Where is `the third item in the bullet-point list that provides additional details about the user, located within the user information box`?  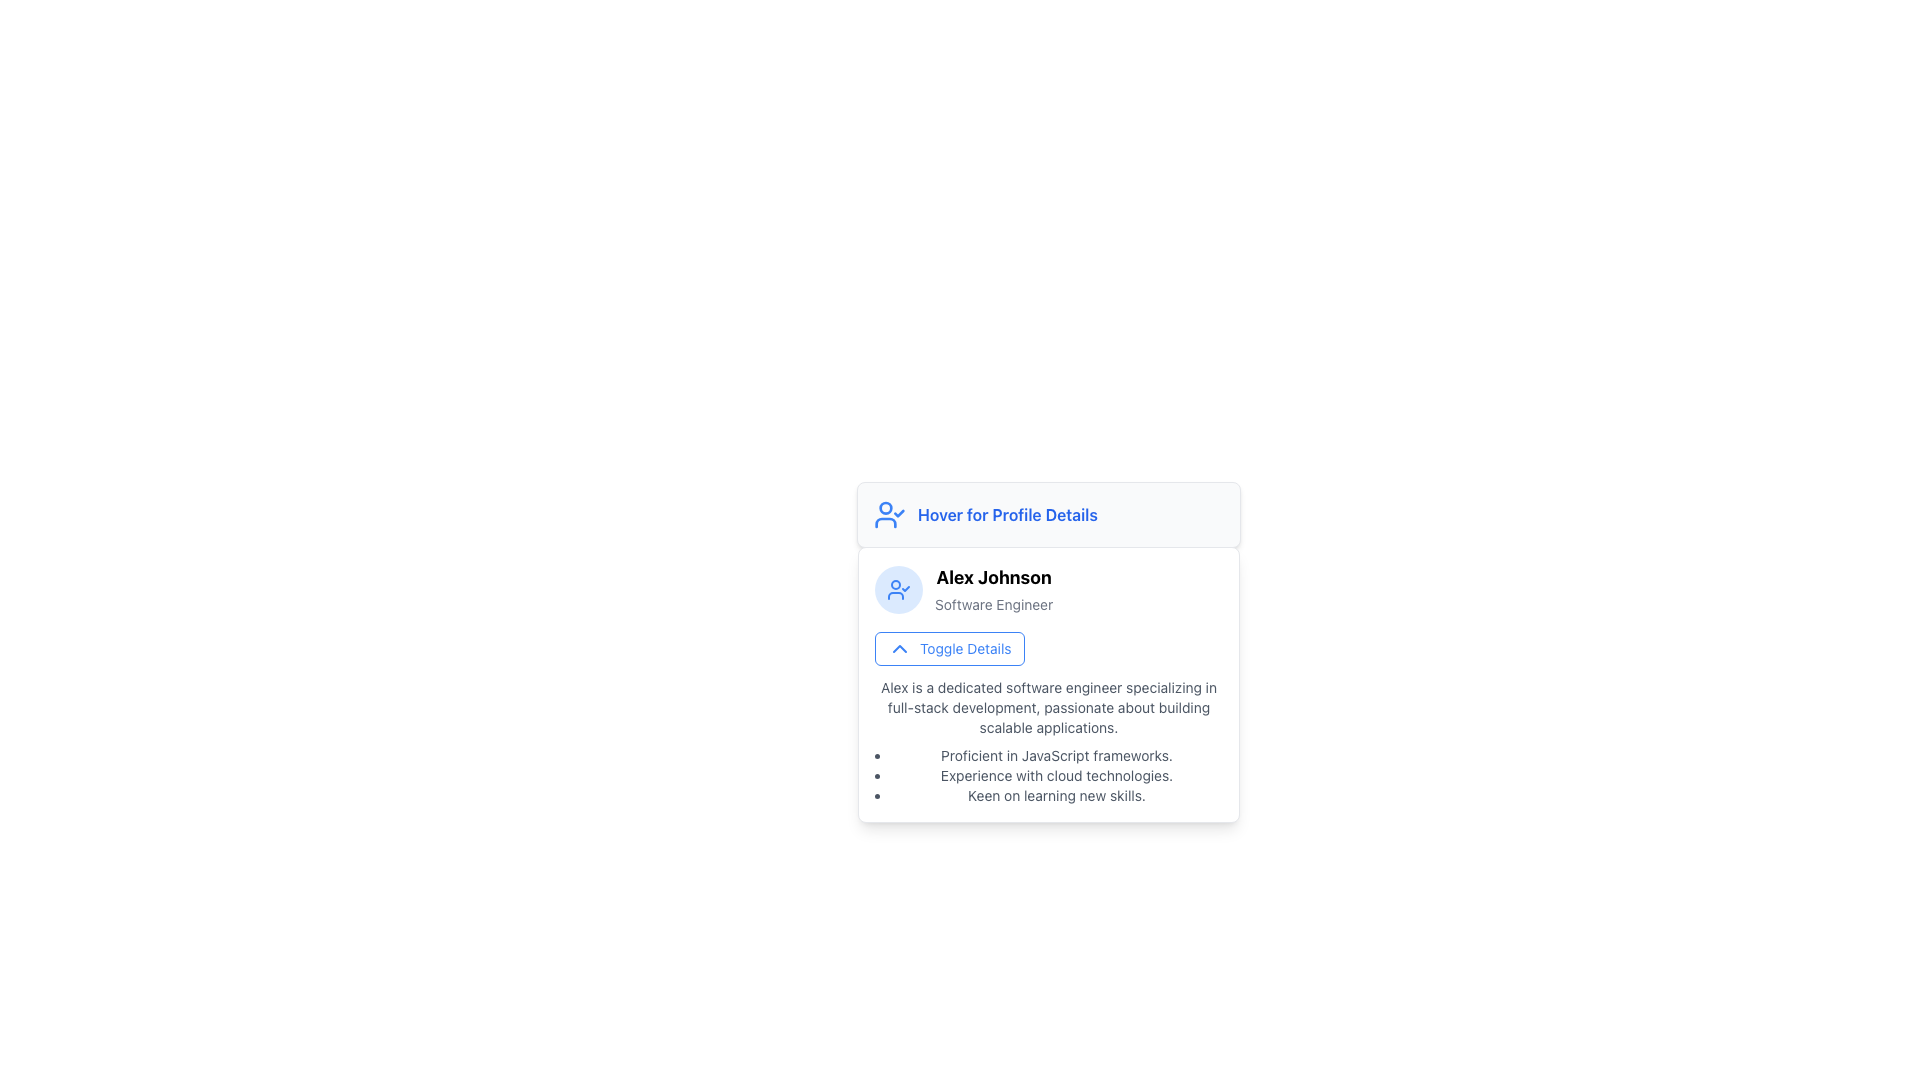 the third item in the bullet-point list that provides additional details about the user, located within the user information box is located at coordinates (1055, 794).